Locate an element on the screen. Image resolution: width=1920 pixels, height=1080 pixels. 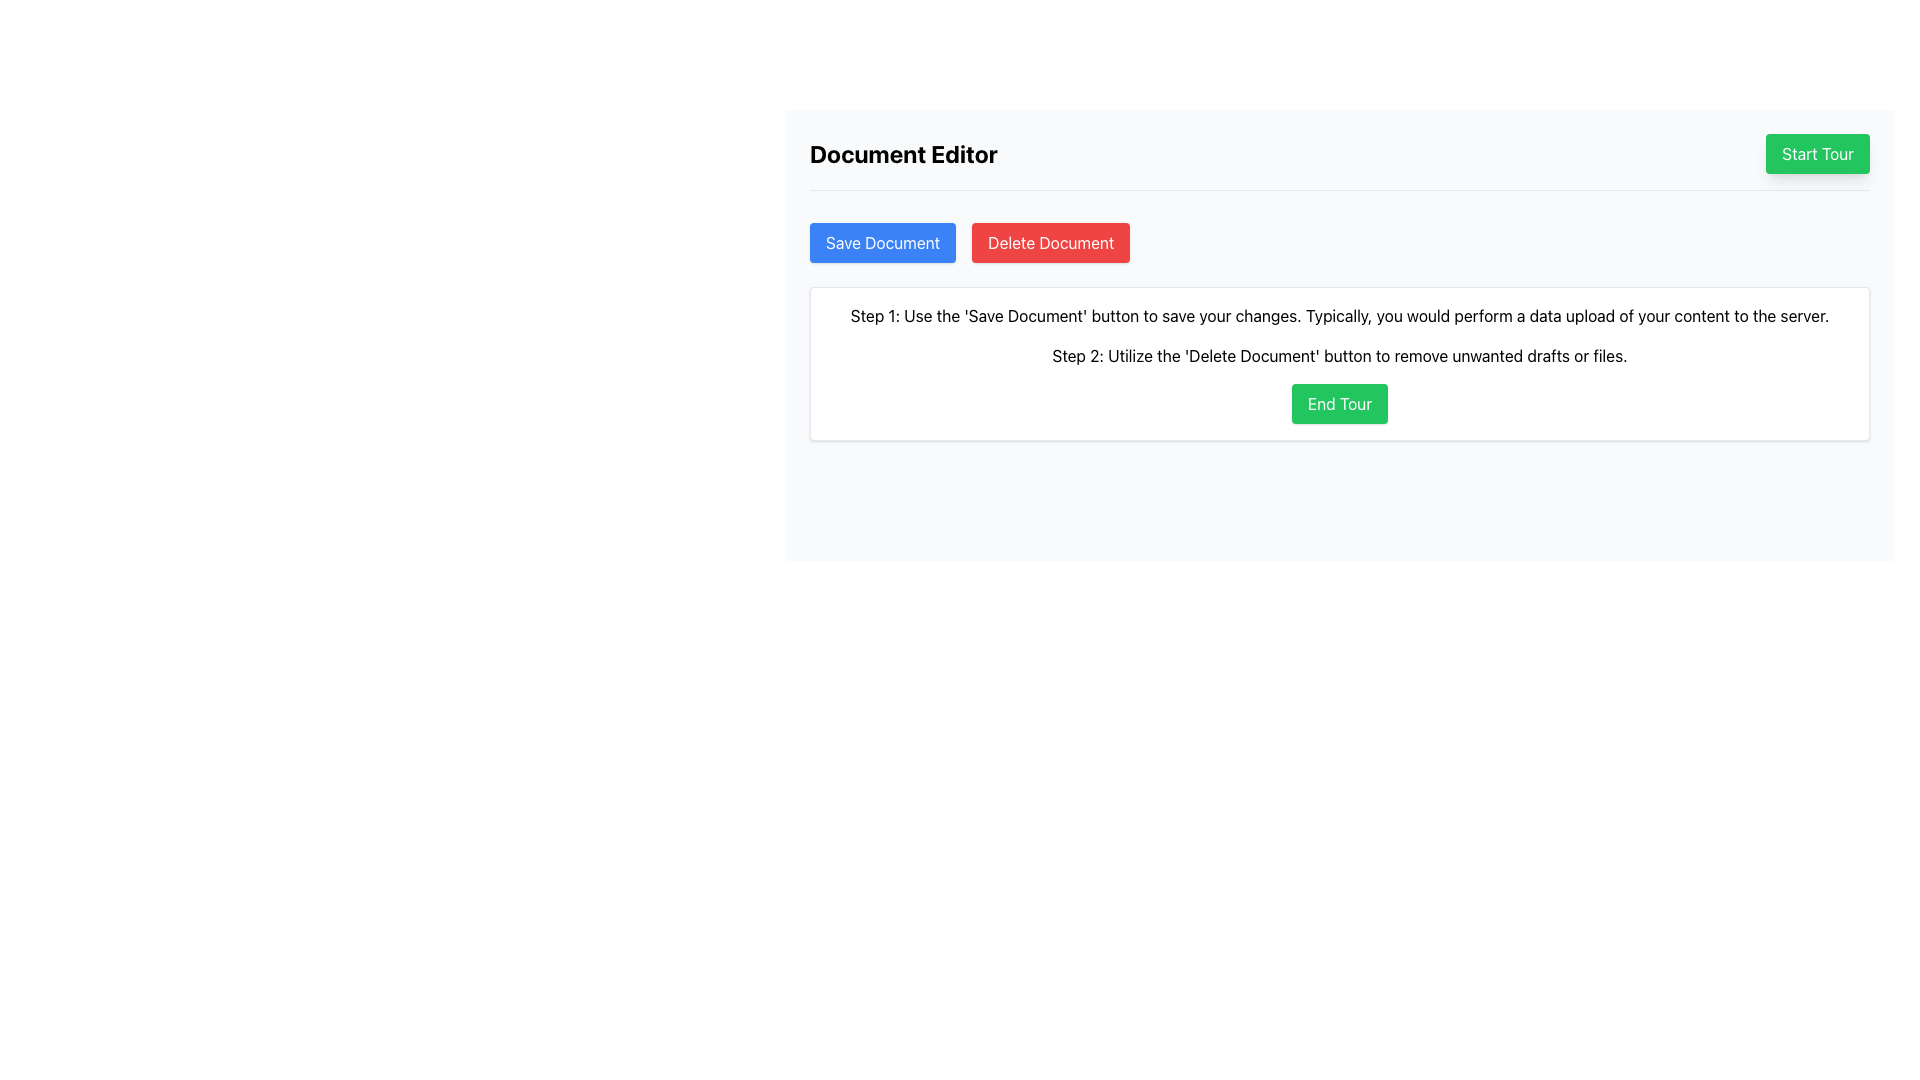
the static text element designed as a header or title, which helps users identify the current context related to document editing is located at coordinates (902, 153).